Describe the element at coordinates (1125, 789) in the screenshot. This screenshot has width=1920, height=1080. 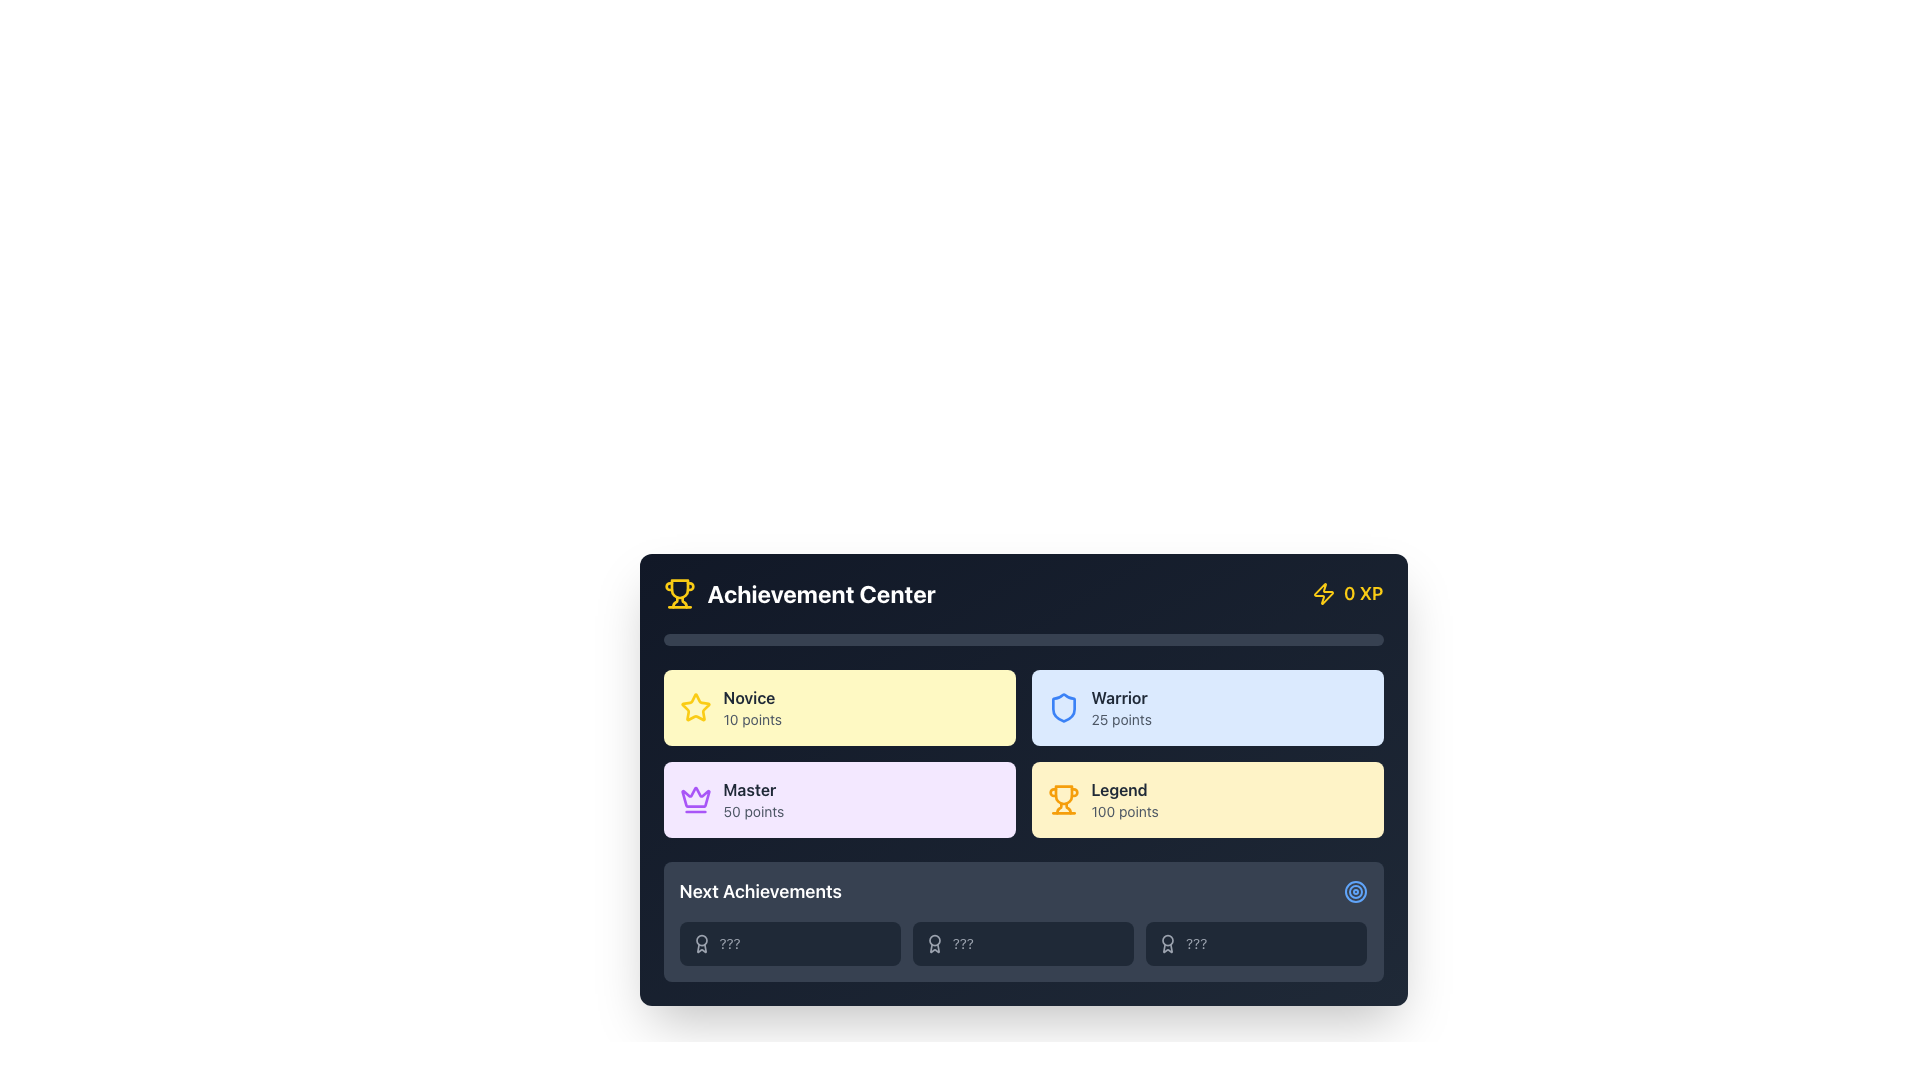
I see `text 'Legend' displayed in bold gray font on a yellow background, located in the bottom-right card labeled 'Legend' in the main interface` at that location.